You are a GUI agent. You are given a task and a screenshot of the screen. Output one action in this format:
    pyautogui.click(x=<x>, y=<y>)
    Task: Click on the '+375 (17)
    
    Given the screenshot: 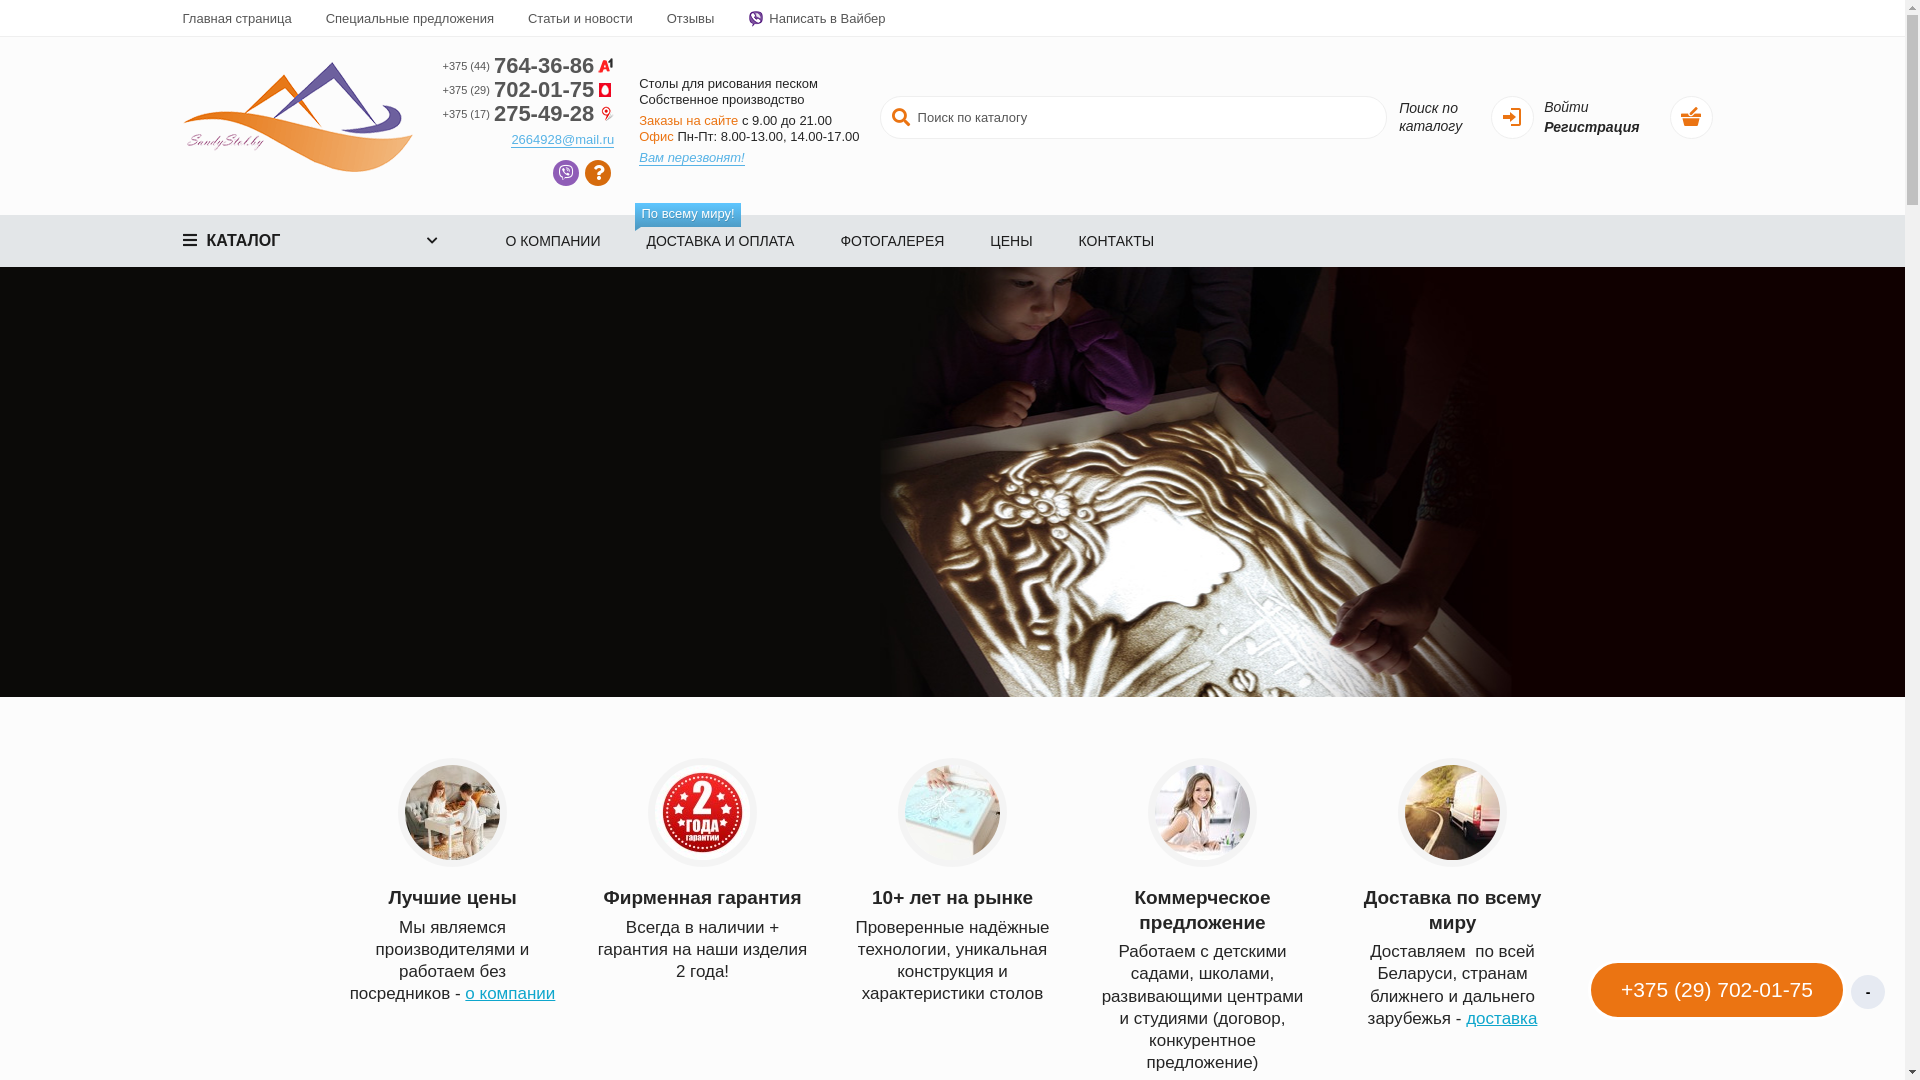 What is the action you would take?
    pyautogui.click(x=440, y=114)
    